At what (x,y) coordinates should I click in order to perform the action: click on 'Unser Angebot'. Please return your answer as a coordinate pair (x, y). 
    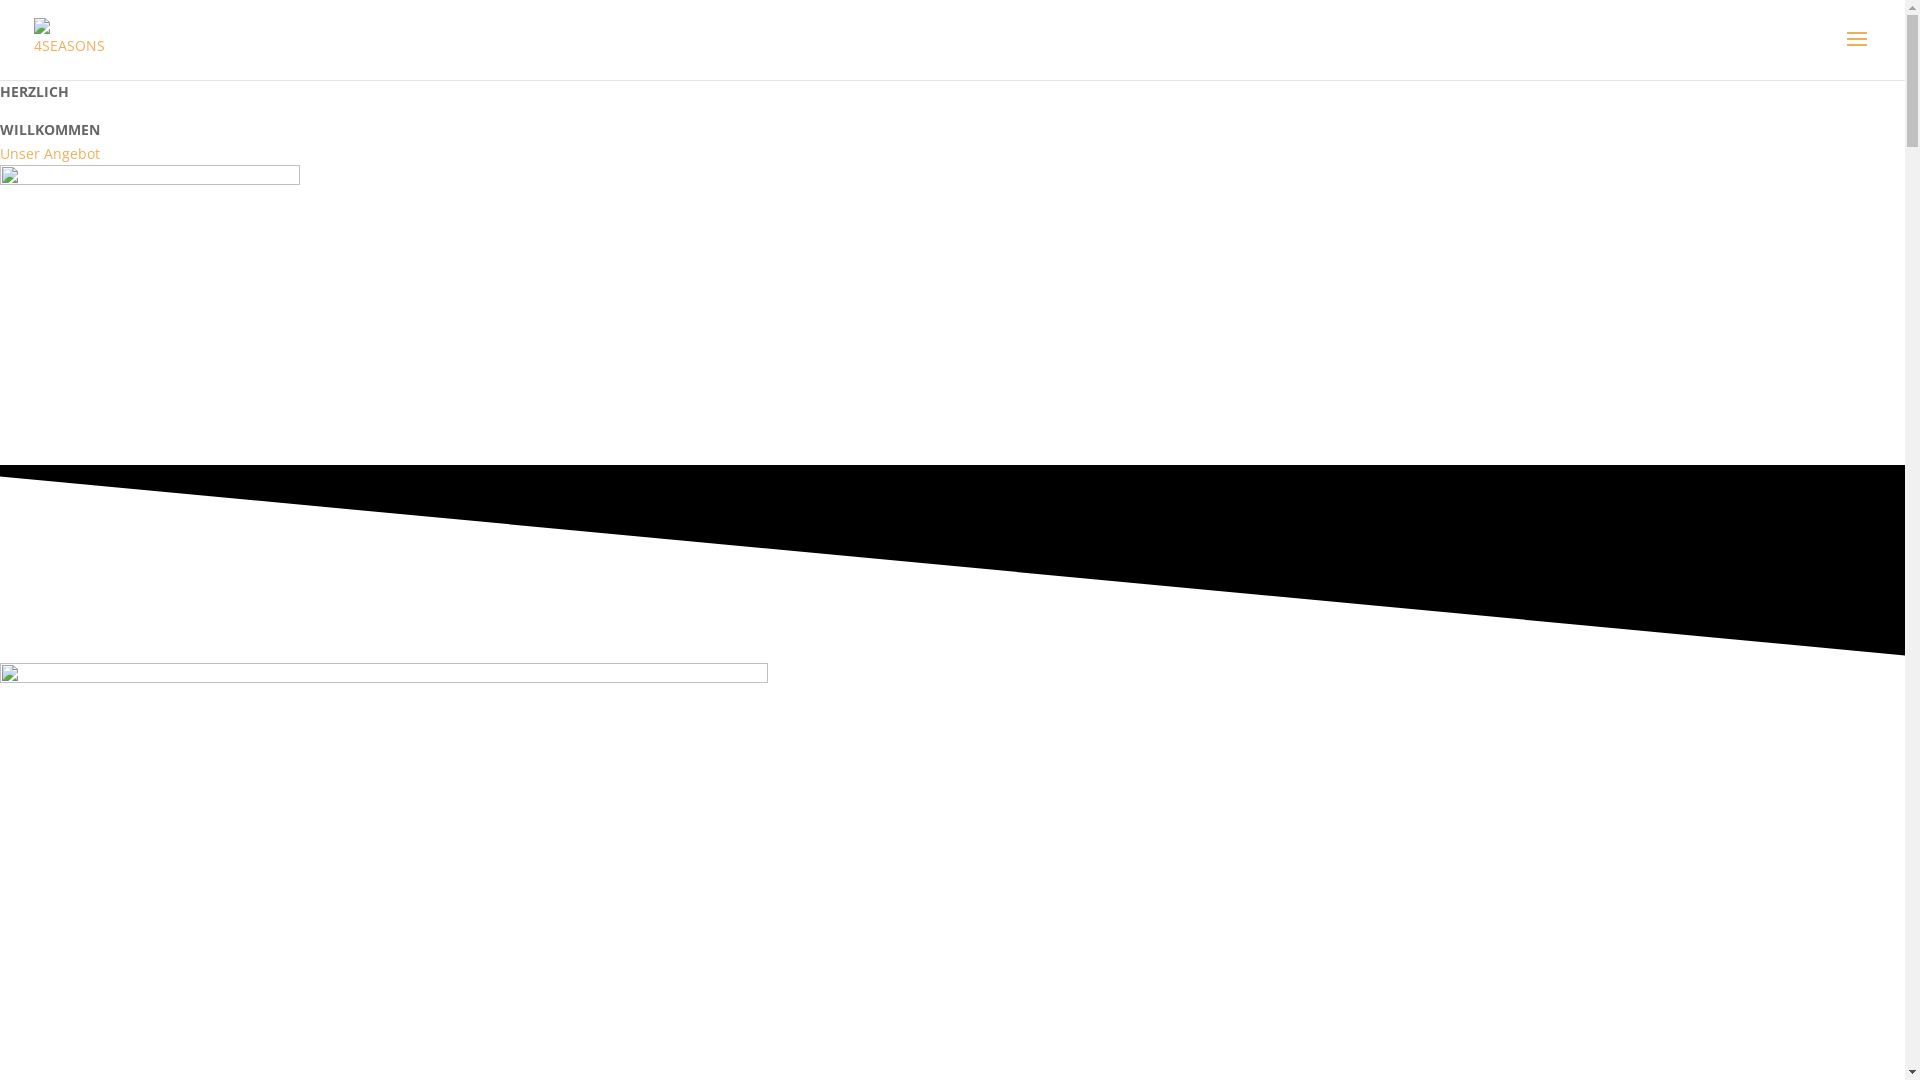
    Looking at the image, I should click on (49, 152).